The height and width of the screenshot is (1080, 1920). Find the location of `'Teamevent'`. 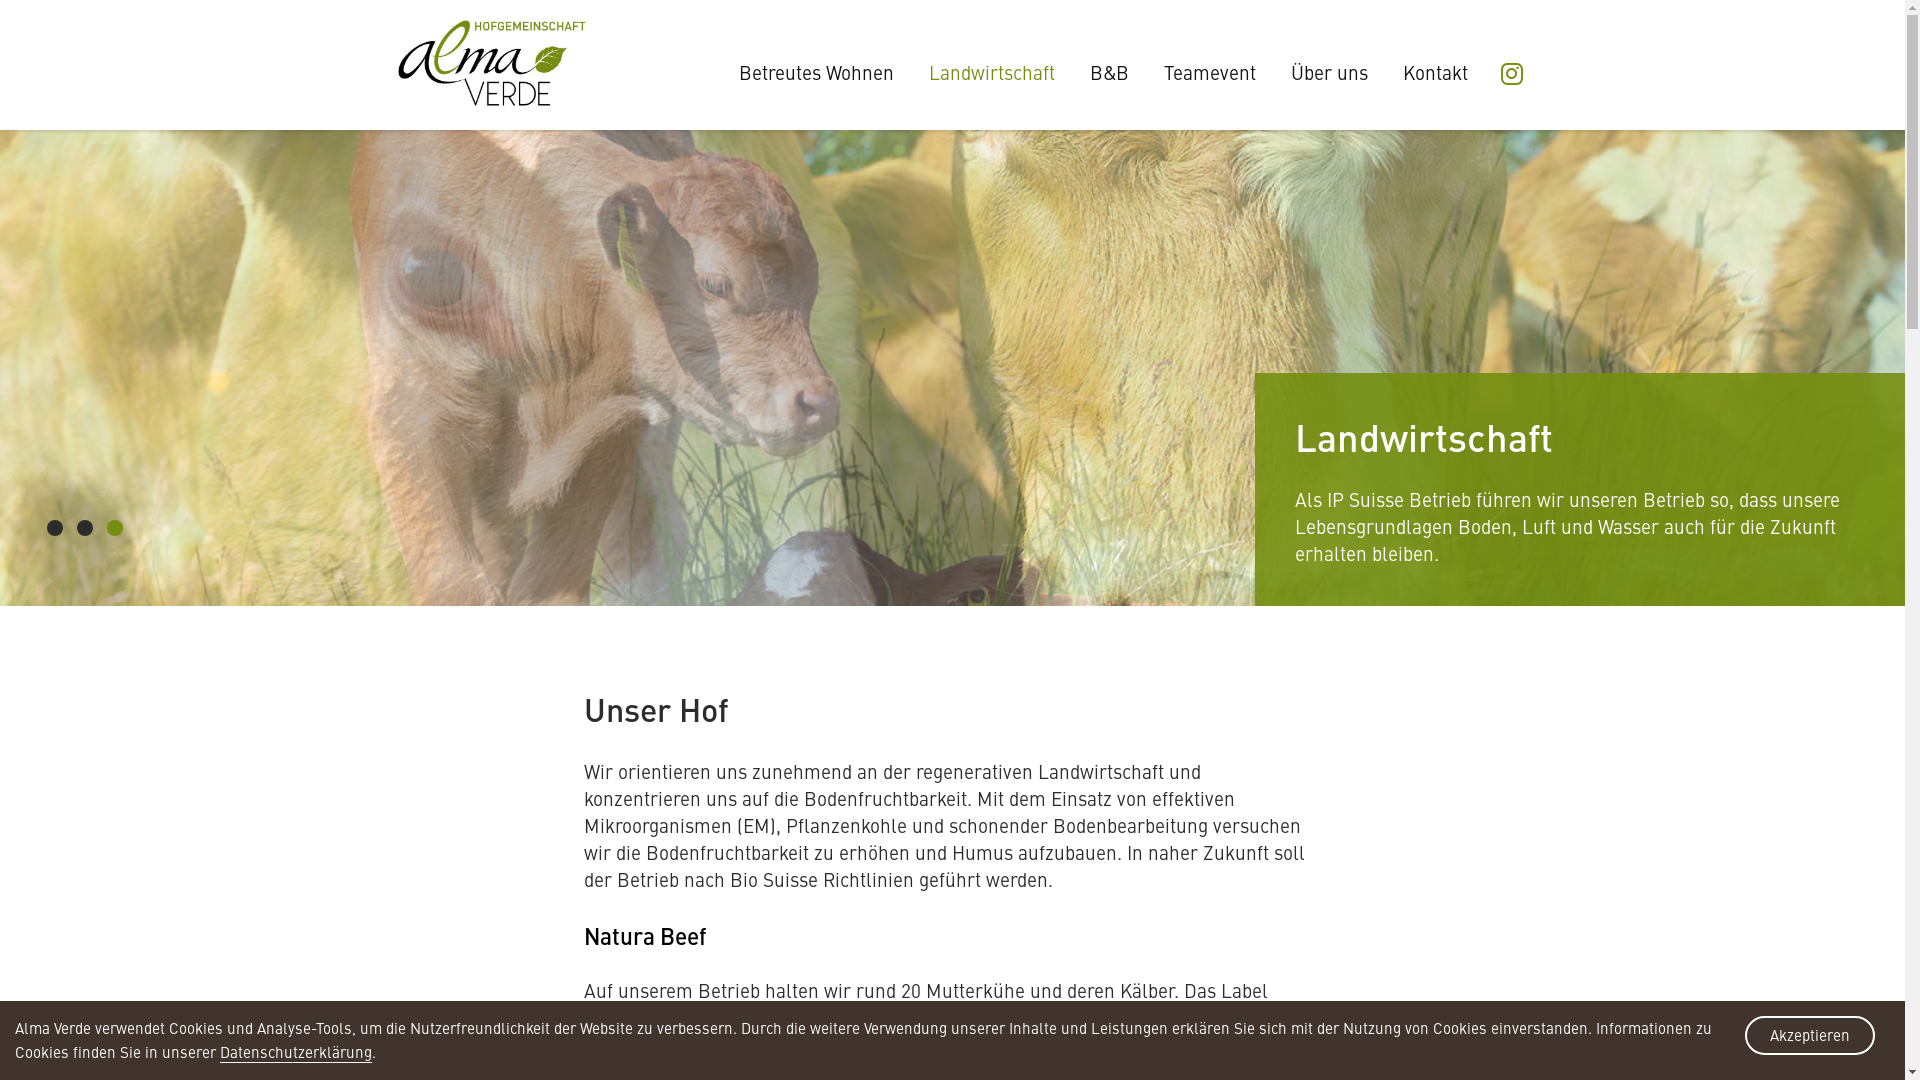

'Teamevent' is located at coordinates (1208, 71).